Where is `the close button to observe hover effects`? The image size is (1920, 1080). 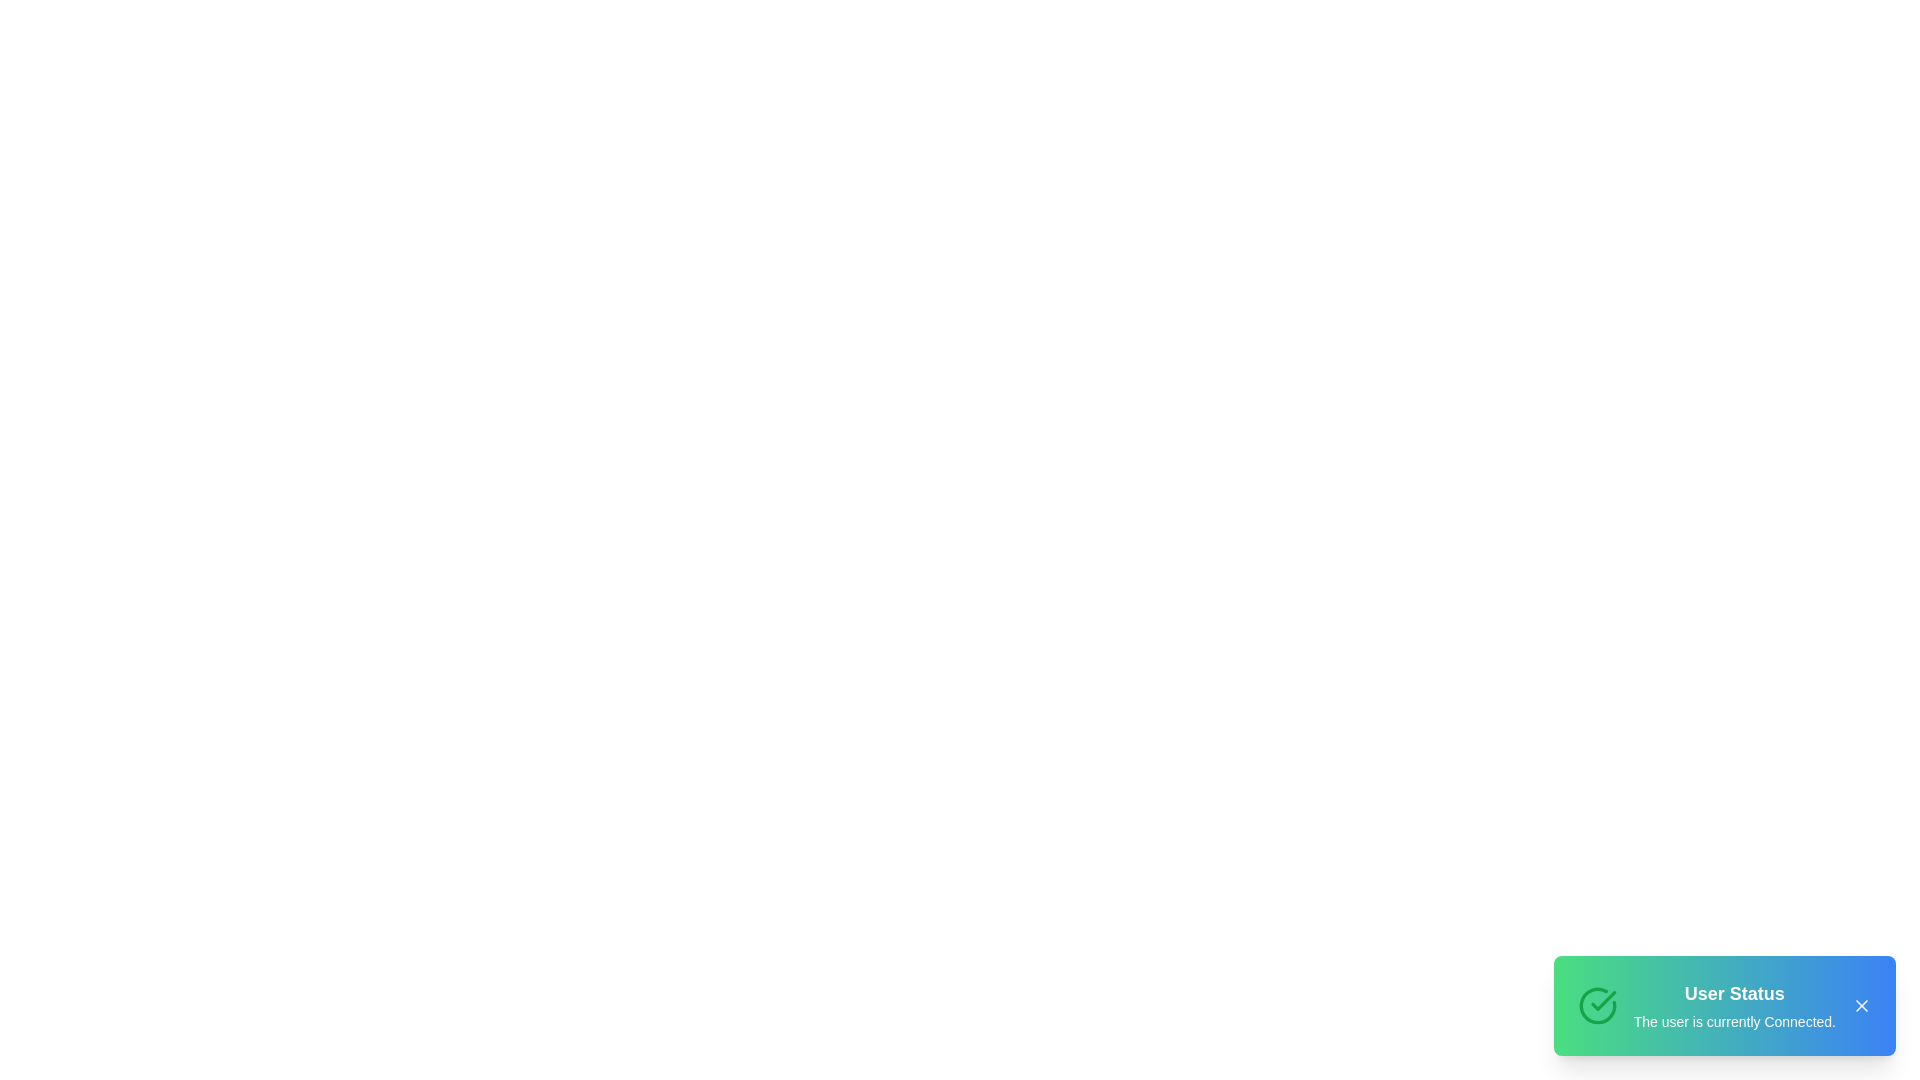
the close button to observe hover effects is located at coordinates (1861, 1006).